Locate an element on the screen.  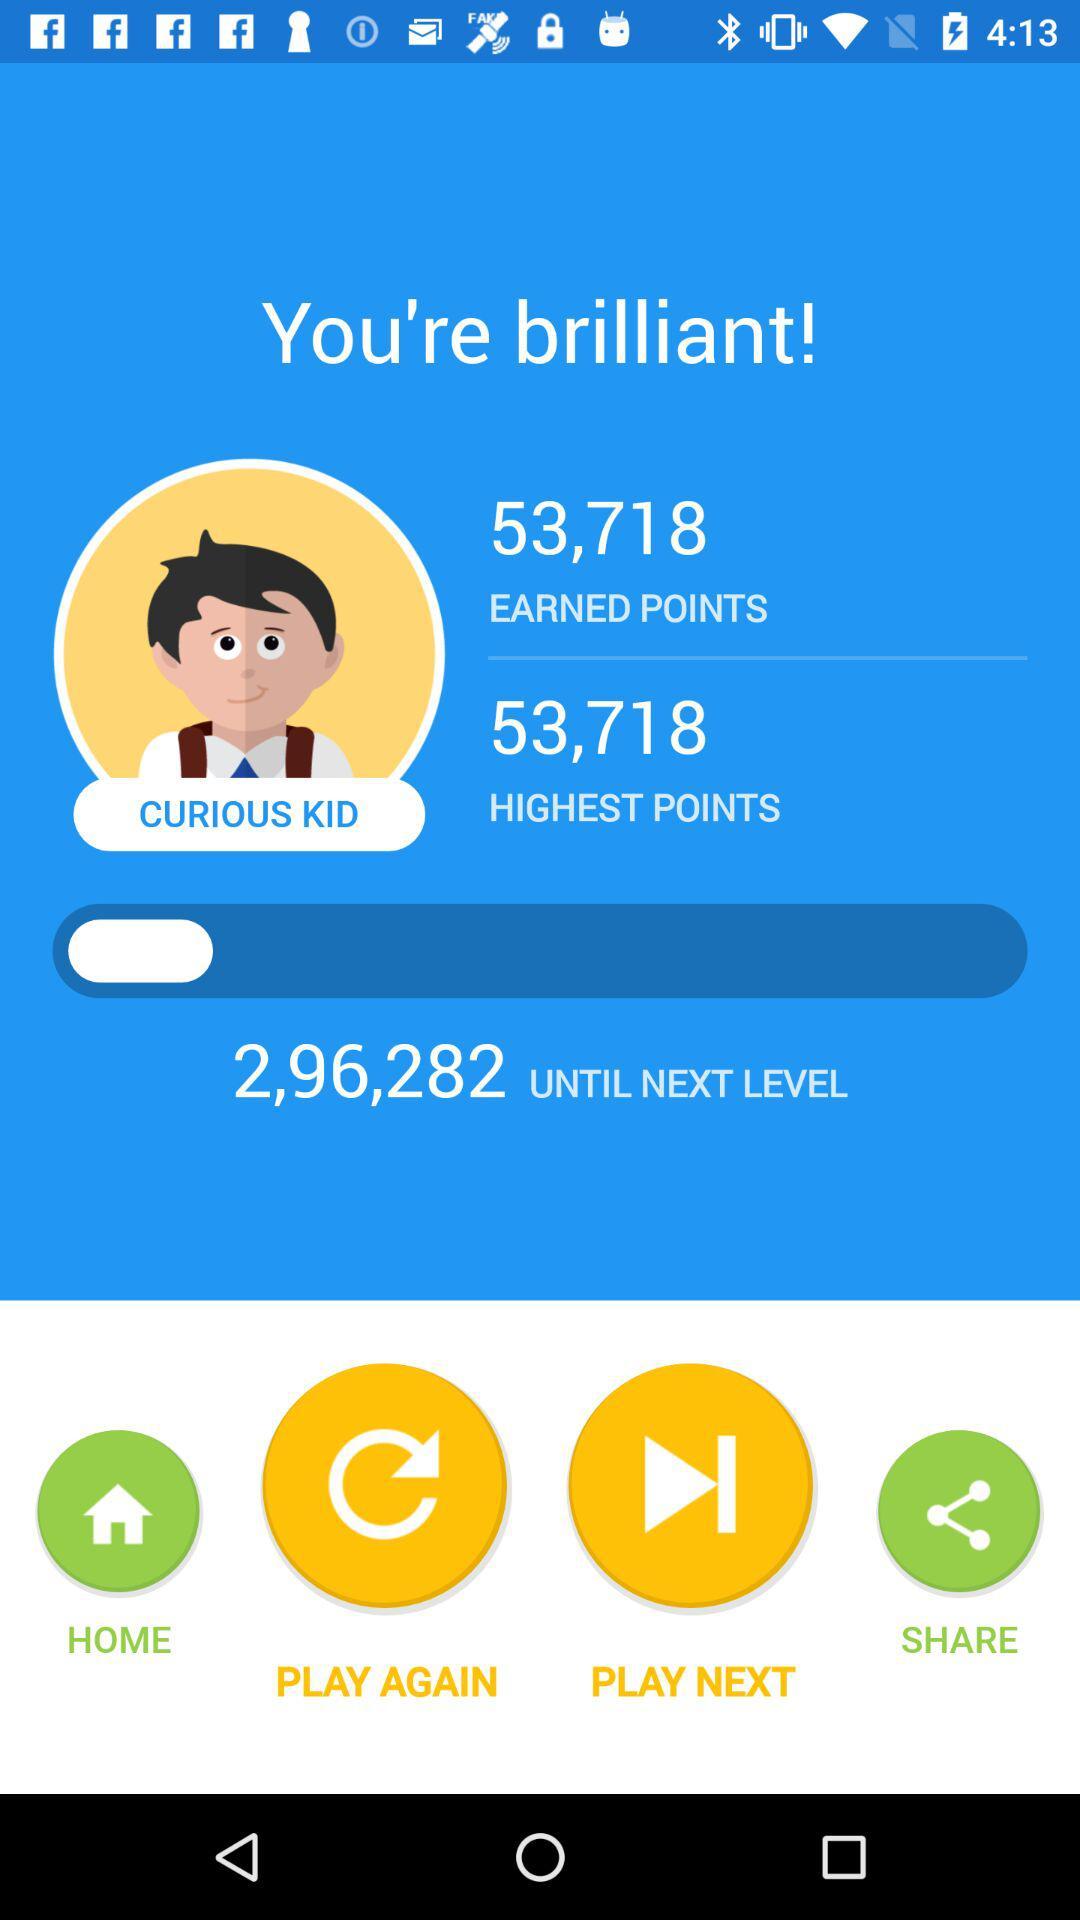
share the results is located at coordinates (959, 1514).